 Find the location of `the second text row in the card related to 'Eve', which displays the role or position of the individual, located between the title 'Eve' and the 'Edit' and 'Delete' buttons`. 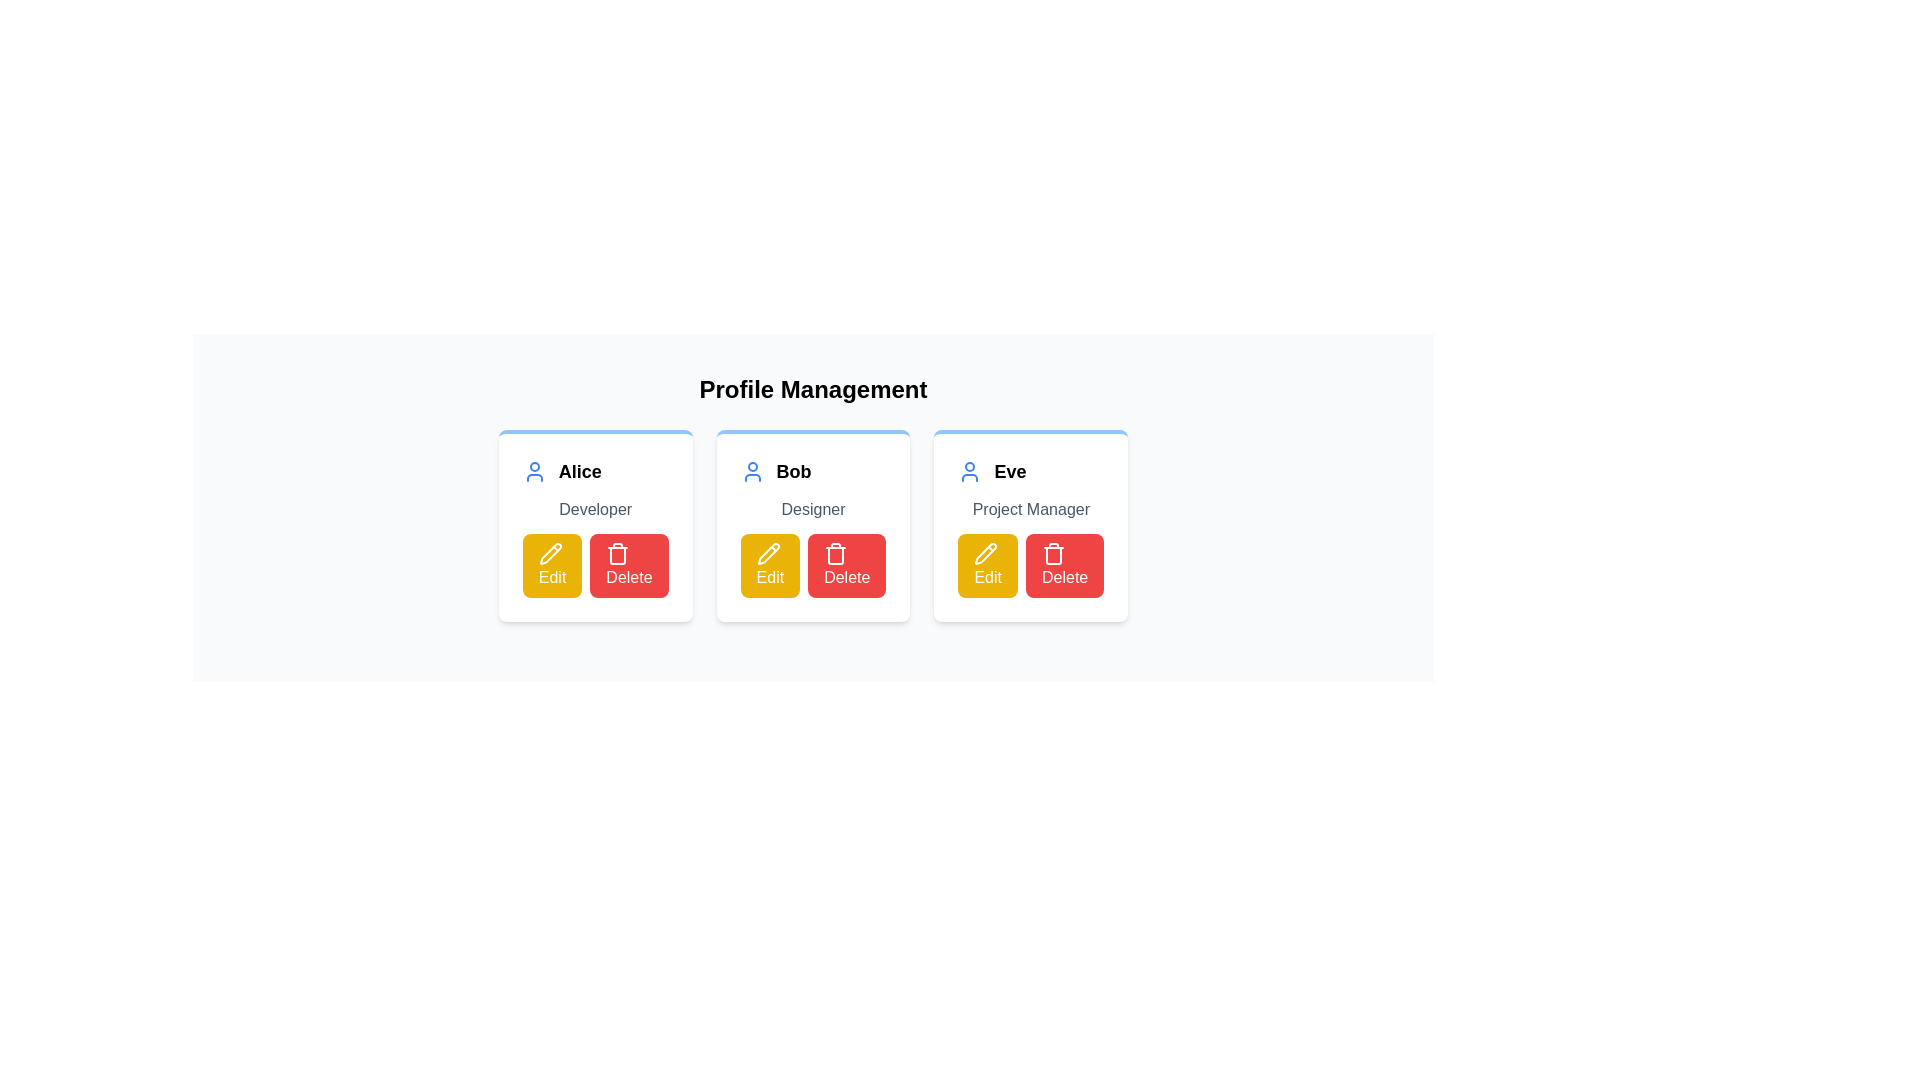

the second text row in the card related to 'Eve', which displays the role or position of the individual, located between the title 'Eve' and the 'Edit' and 'Delete' buttons is located at coordinates (1031, 508).